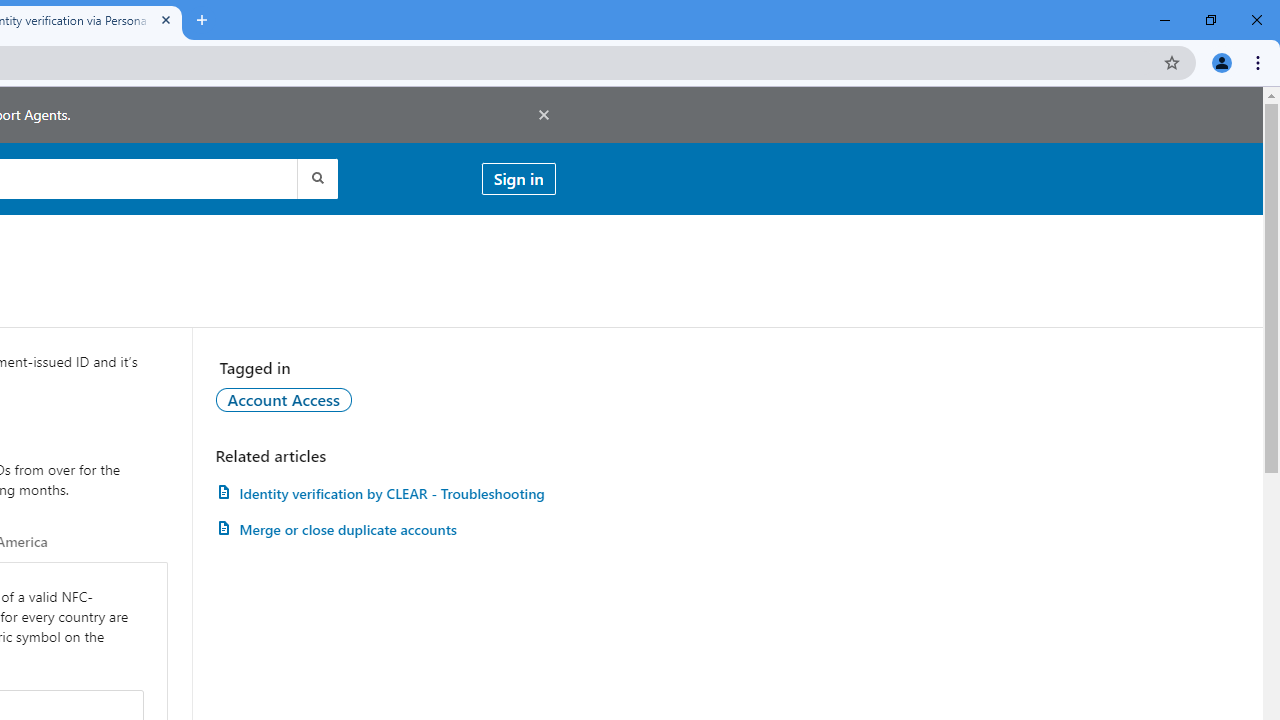 This screenshot has height=720, width=1280. Describe the element at coordinates (282, 399) in the screenshot. I see `'AutomationID: topic-link-a151002'` at that location.